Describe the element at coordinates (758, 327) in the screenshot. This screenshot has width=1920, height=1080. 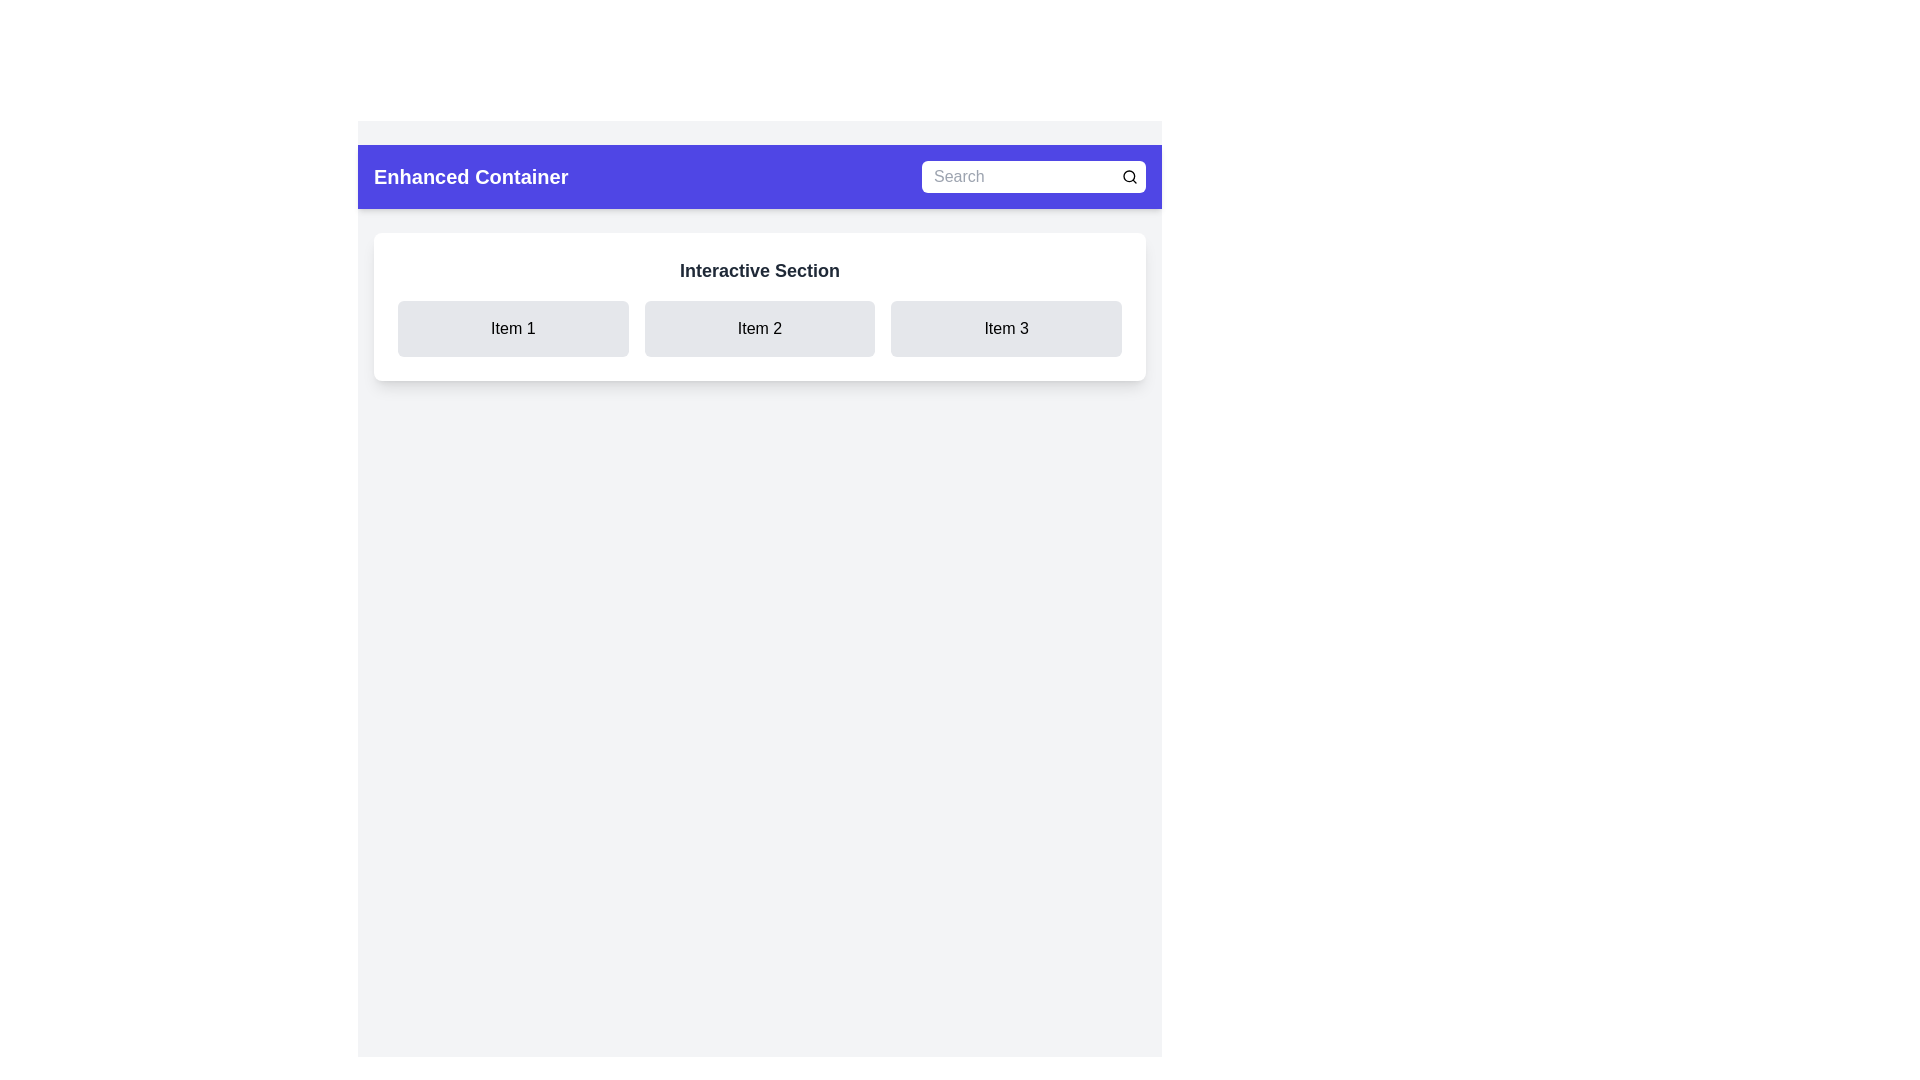
I see `the Button-like grid item labeled 'Item 2' with a light gray background and centered black text` at that location.